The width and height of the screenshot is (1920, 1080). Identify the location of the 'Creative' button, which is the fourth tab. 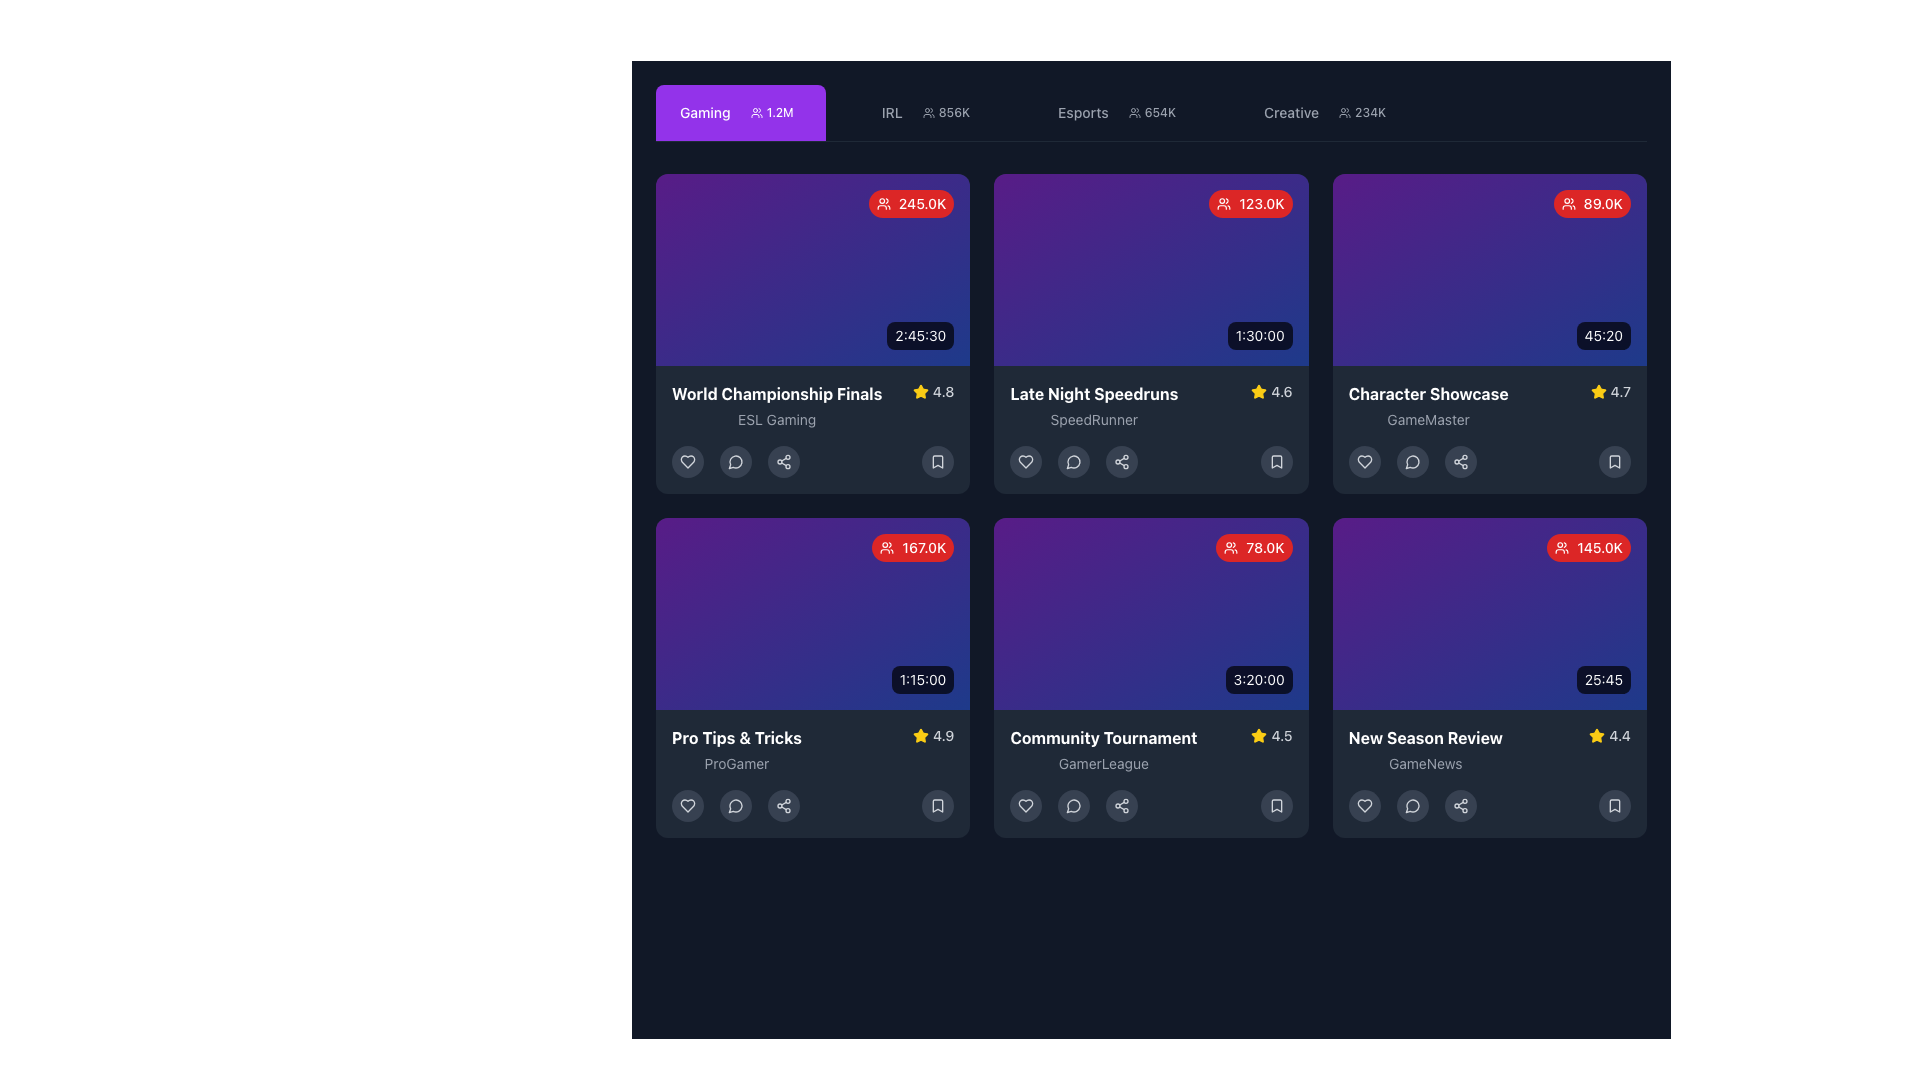
(1329, 112).